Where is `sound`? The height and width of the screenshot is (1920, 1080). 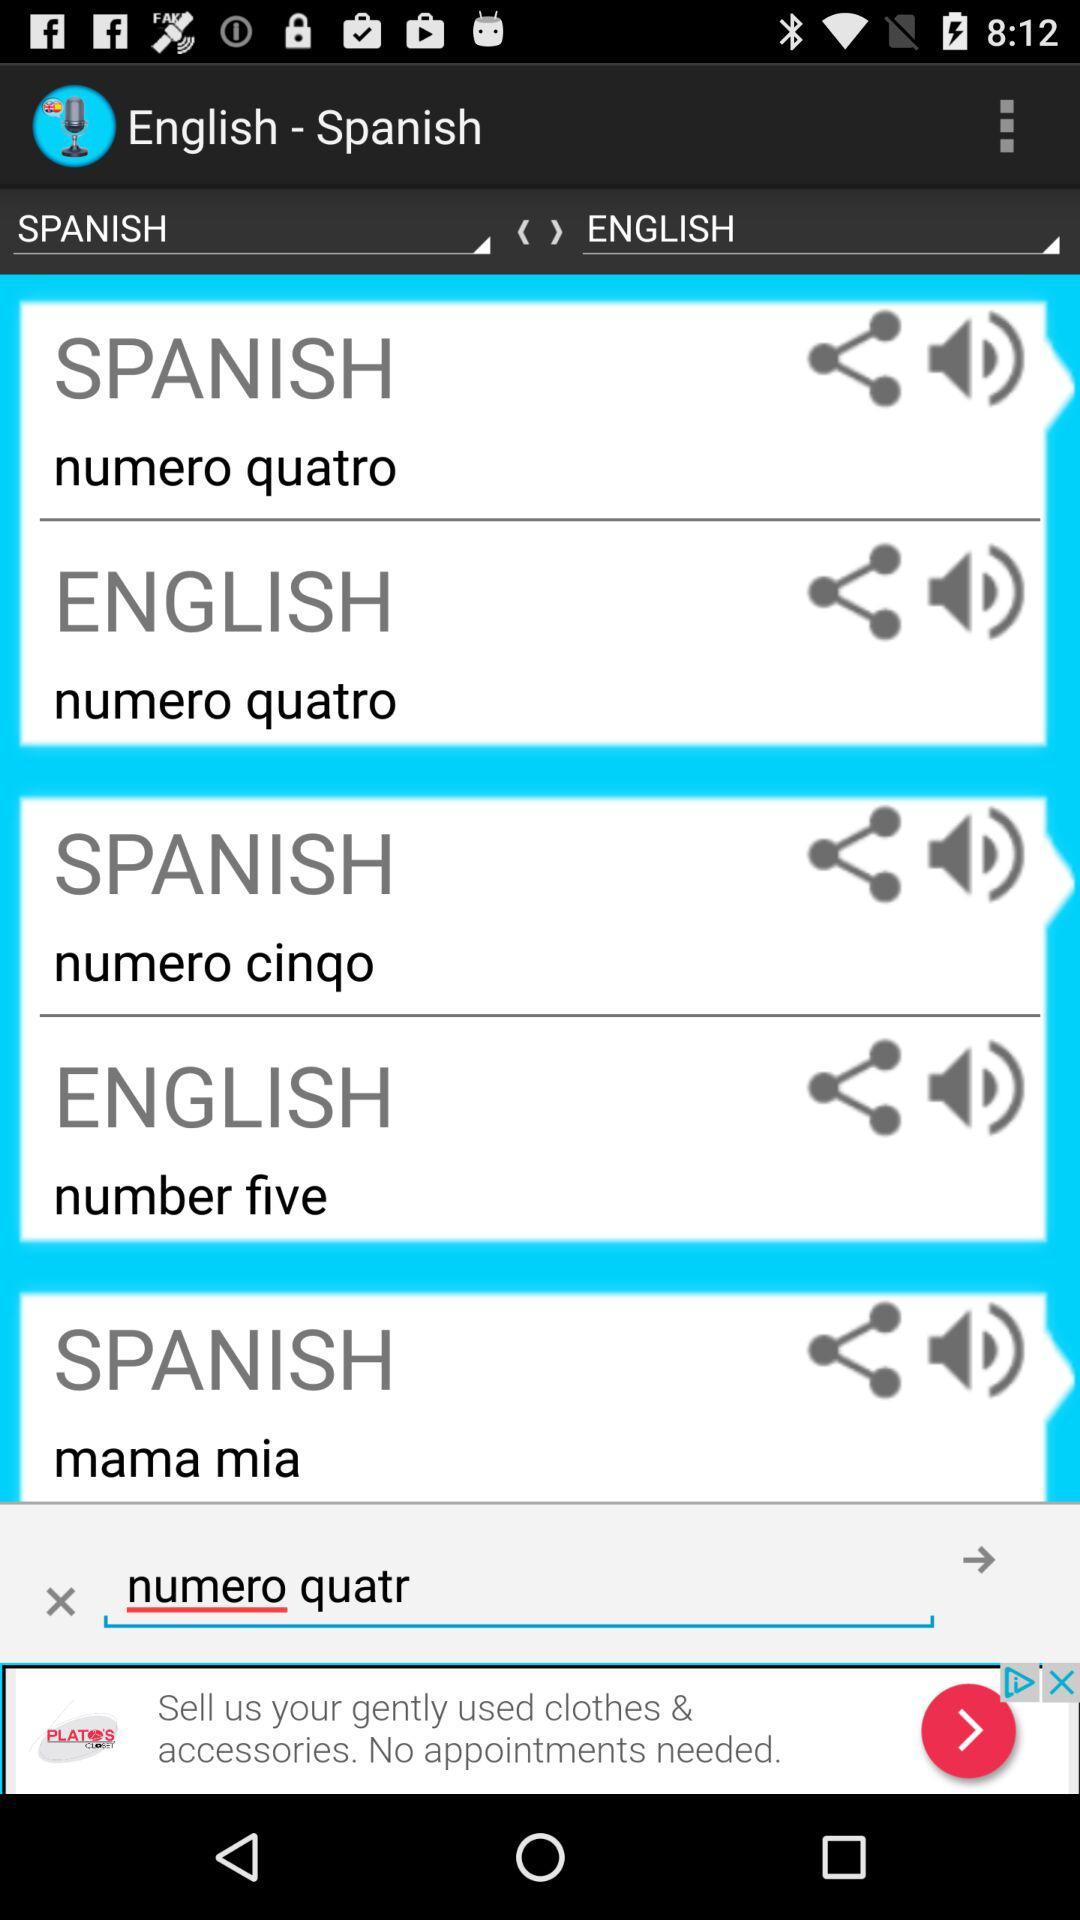 sound is located at coordinates (995, 591).